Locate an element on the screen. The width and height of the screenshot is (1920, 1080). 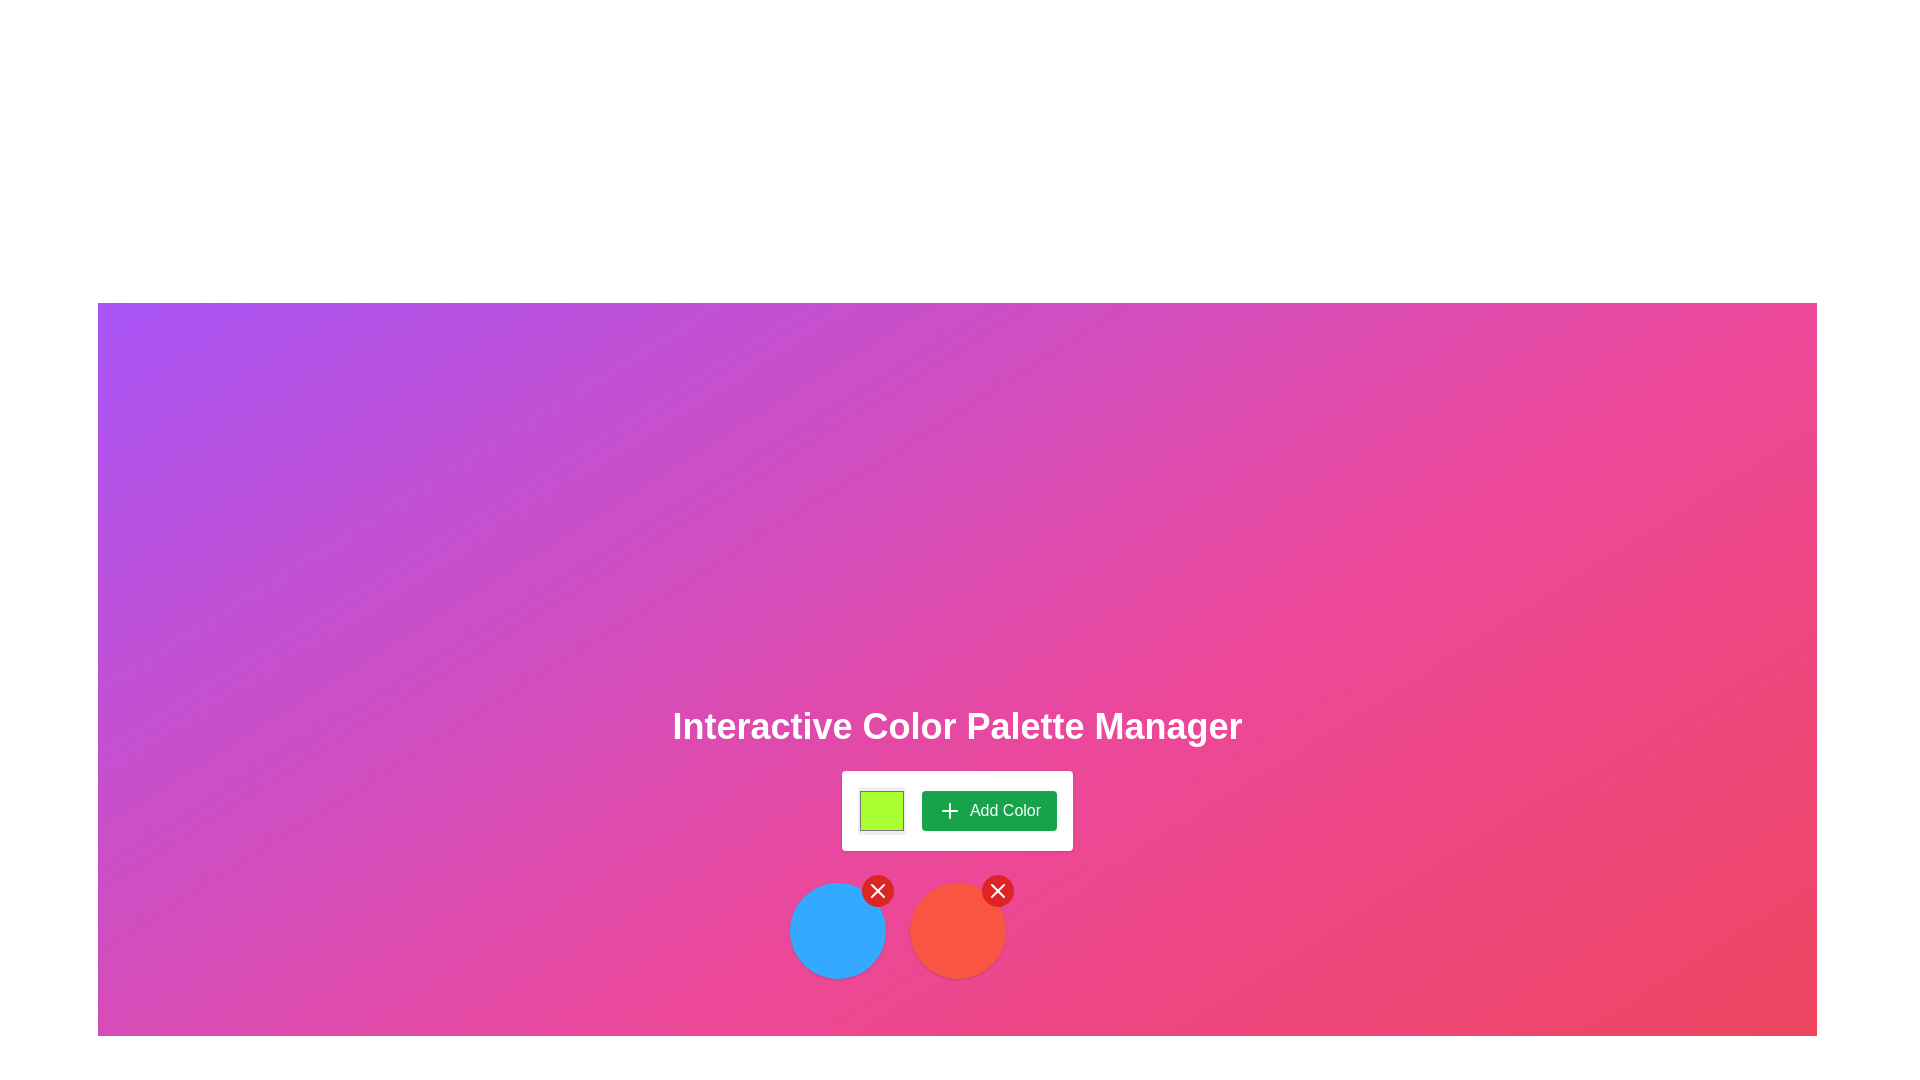
the green square in the Compound Control Panel is located at coordinates (956, 810).